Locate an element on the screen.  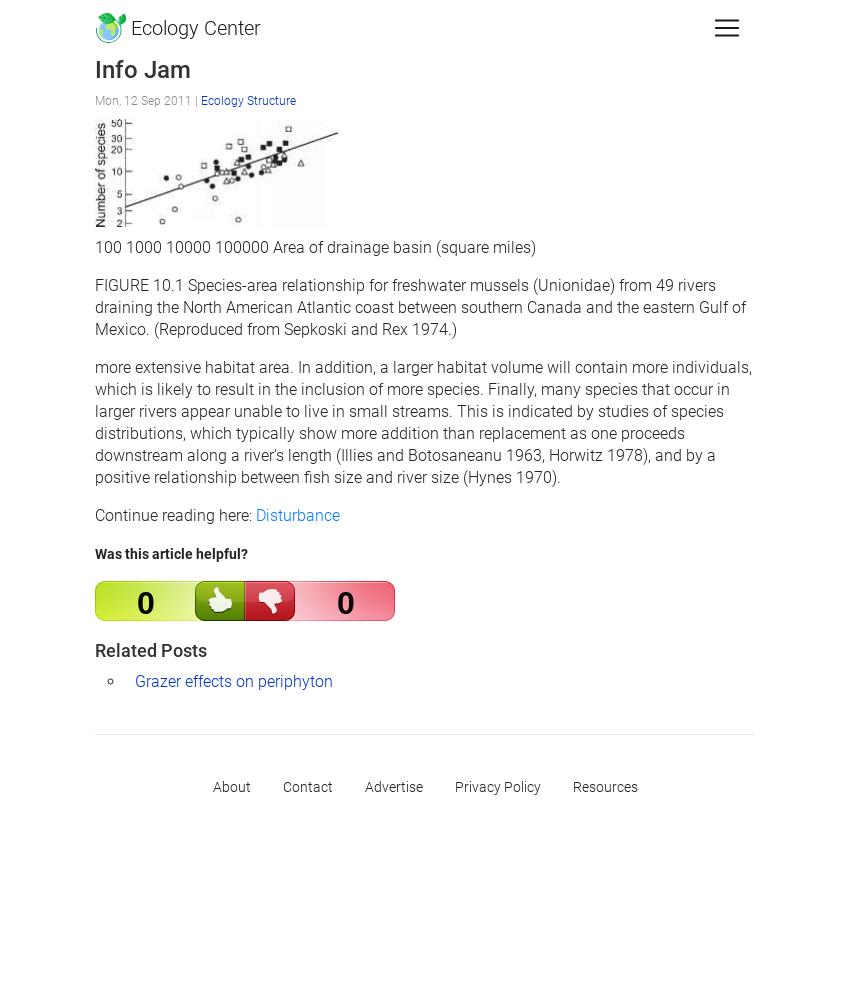
'Privacy Policy' is located at coordinates (496, 786).